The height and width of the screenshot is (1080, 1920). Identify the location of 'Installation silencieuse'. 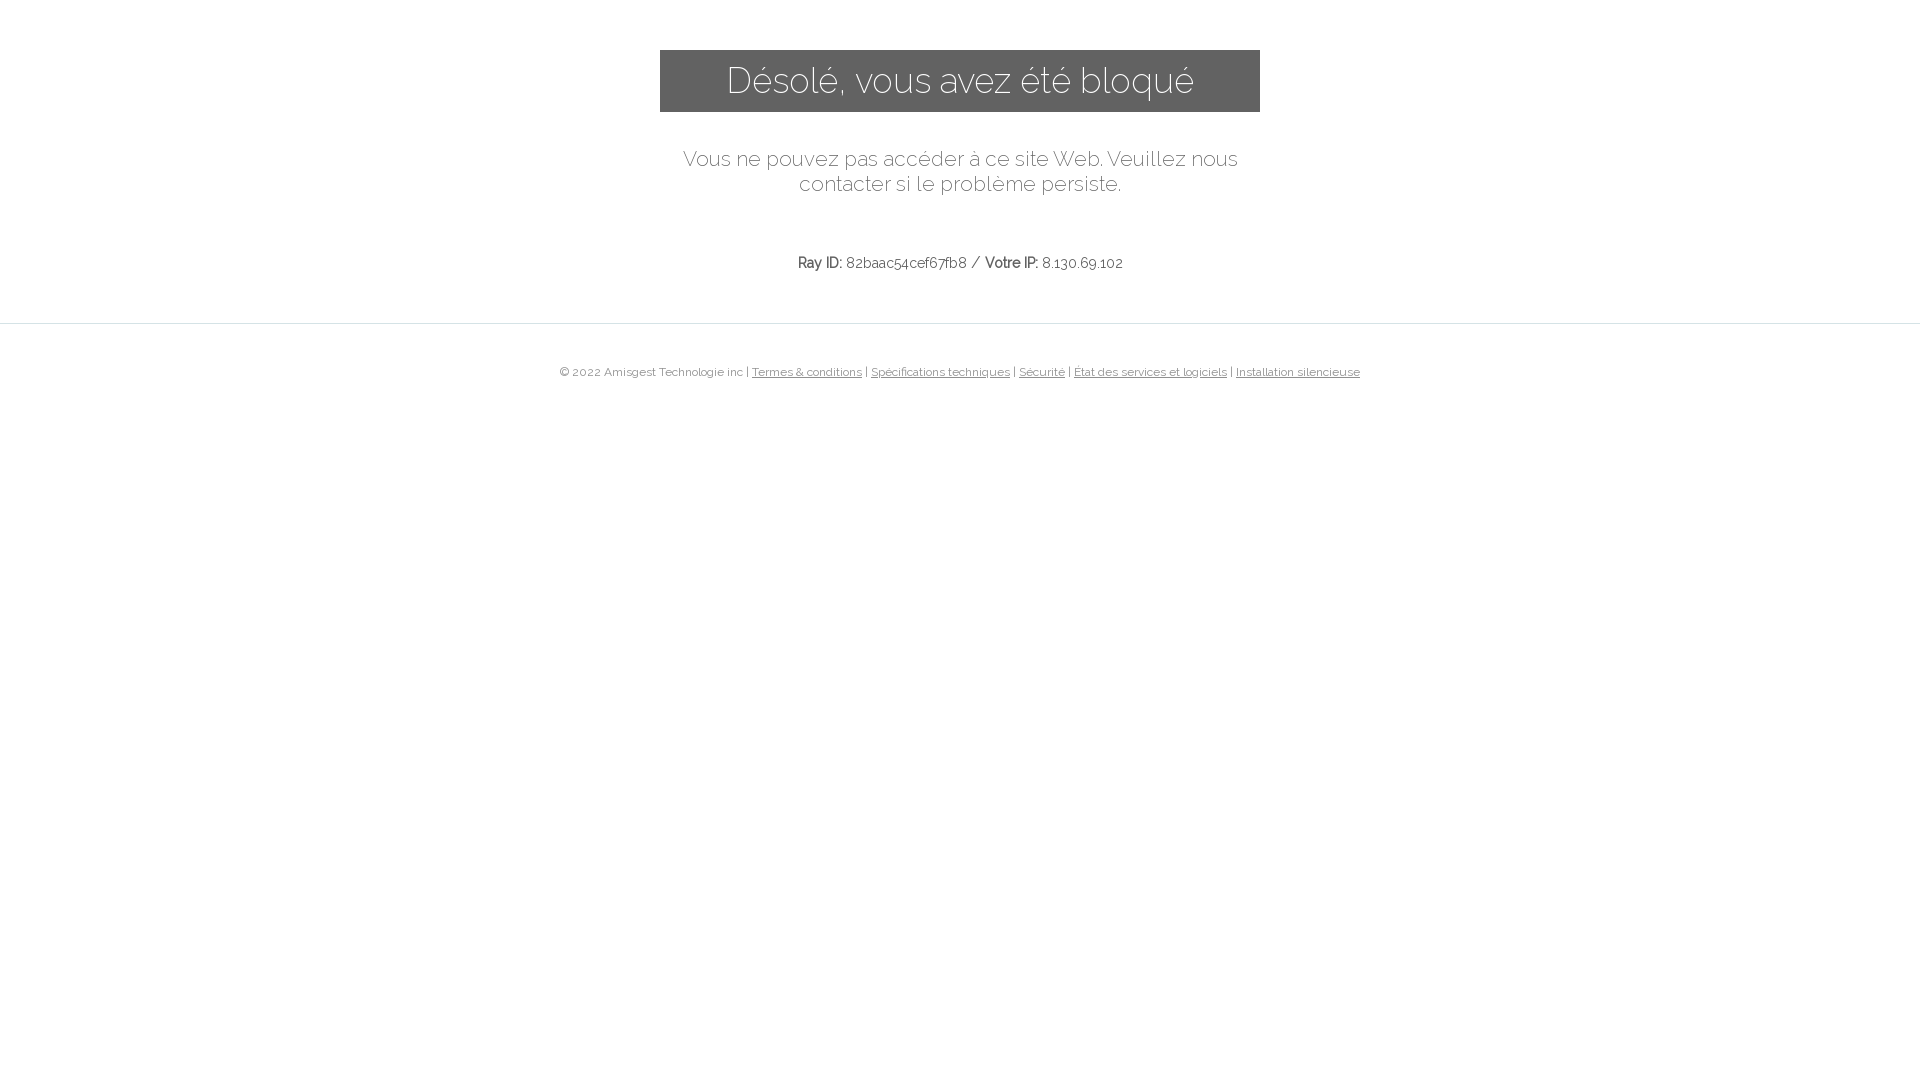
(1235, 370).